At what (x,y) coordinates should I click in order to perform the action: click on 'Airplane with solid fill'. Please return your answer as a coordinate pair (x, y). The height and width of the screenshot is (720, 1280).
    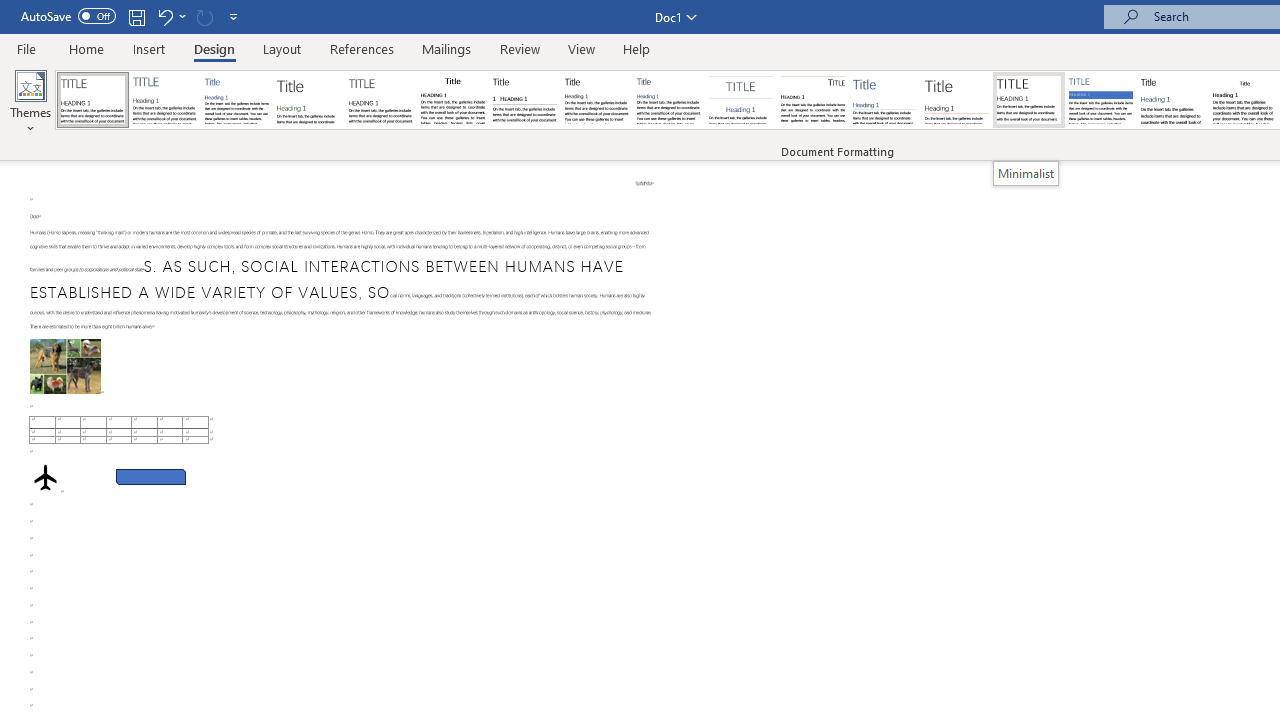
    Looking at the image, I should click on (45, 475).